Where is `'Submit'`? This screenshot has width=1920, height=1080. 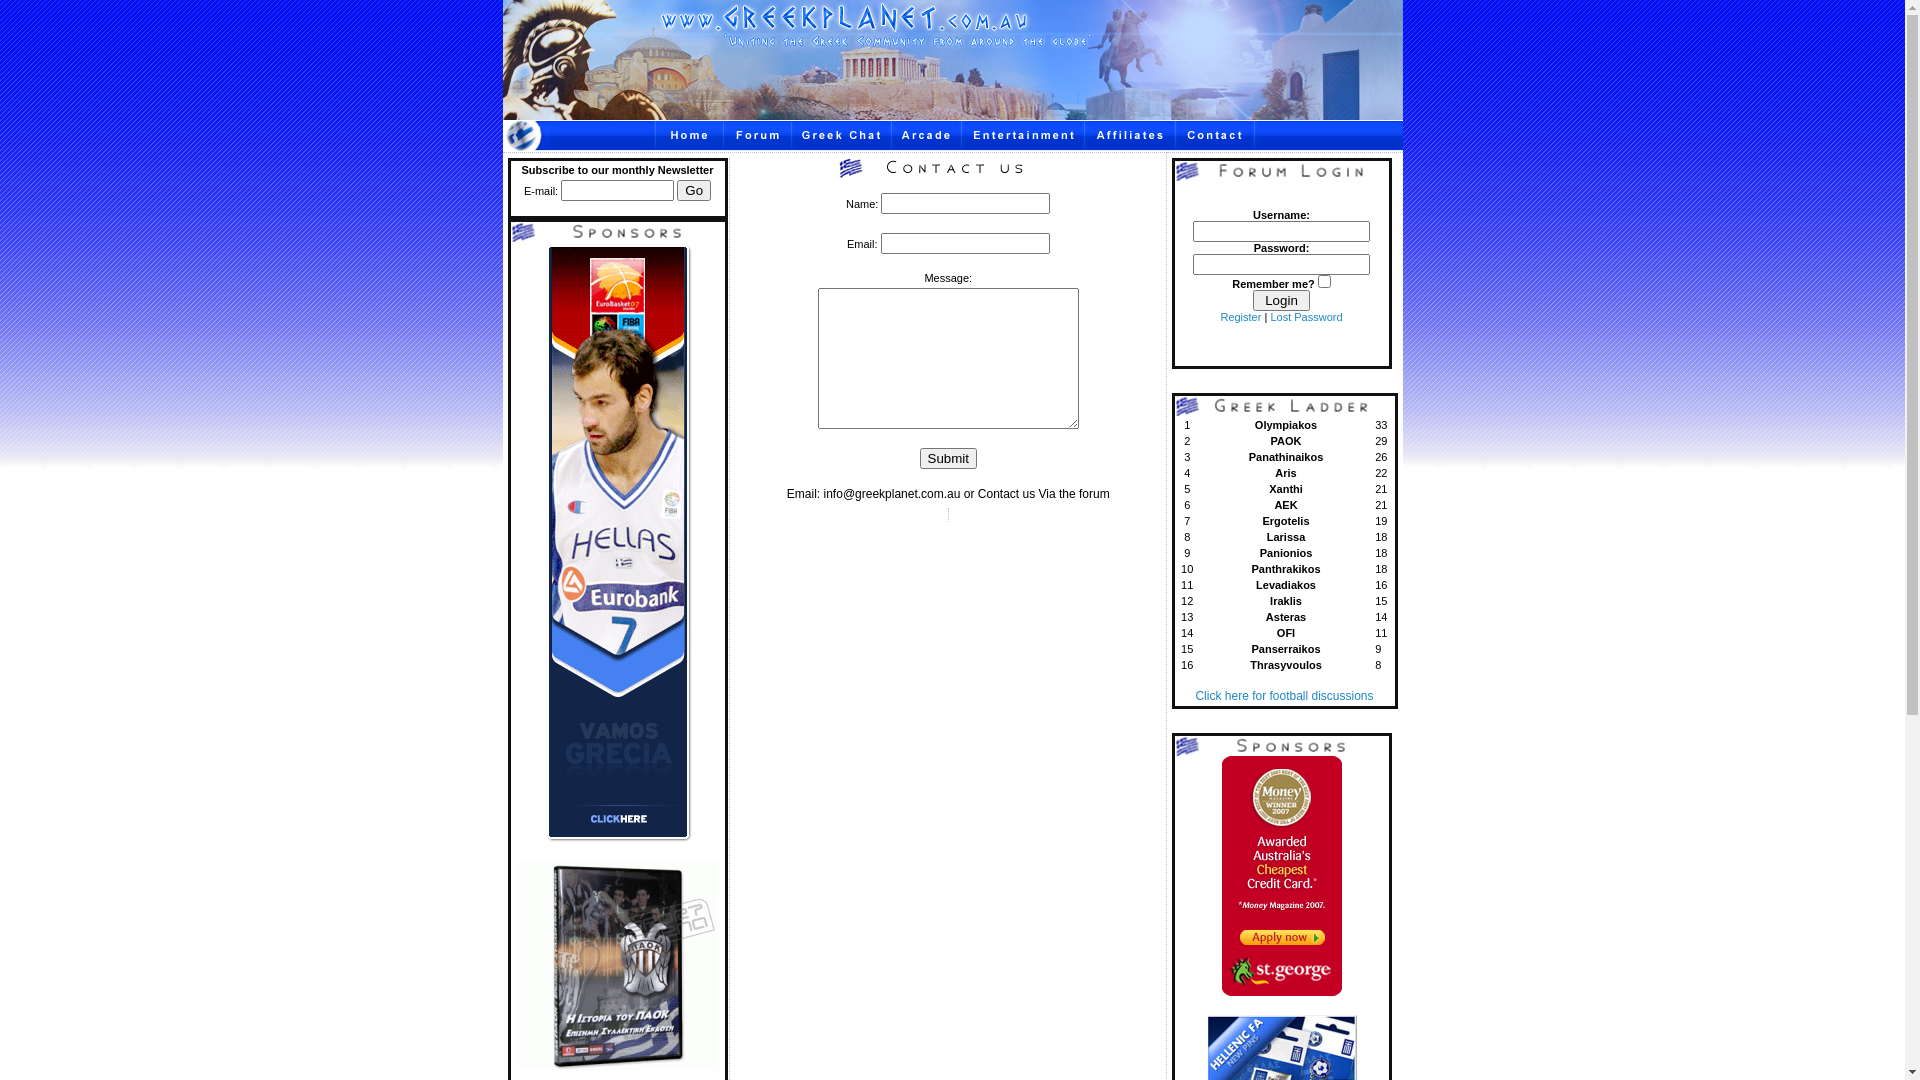
'Submit' is located at coordinates (947, 458).